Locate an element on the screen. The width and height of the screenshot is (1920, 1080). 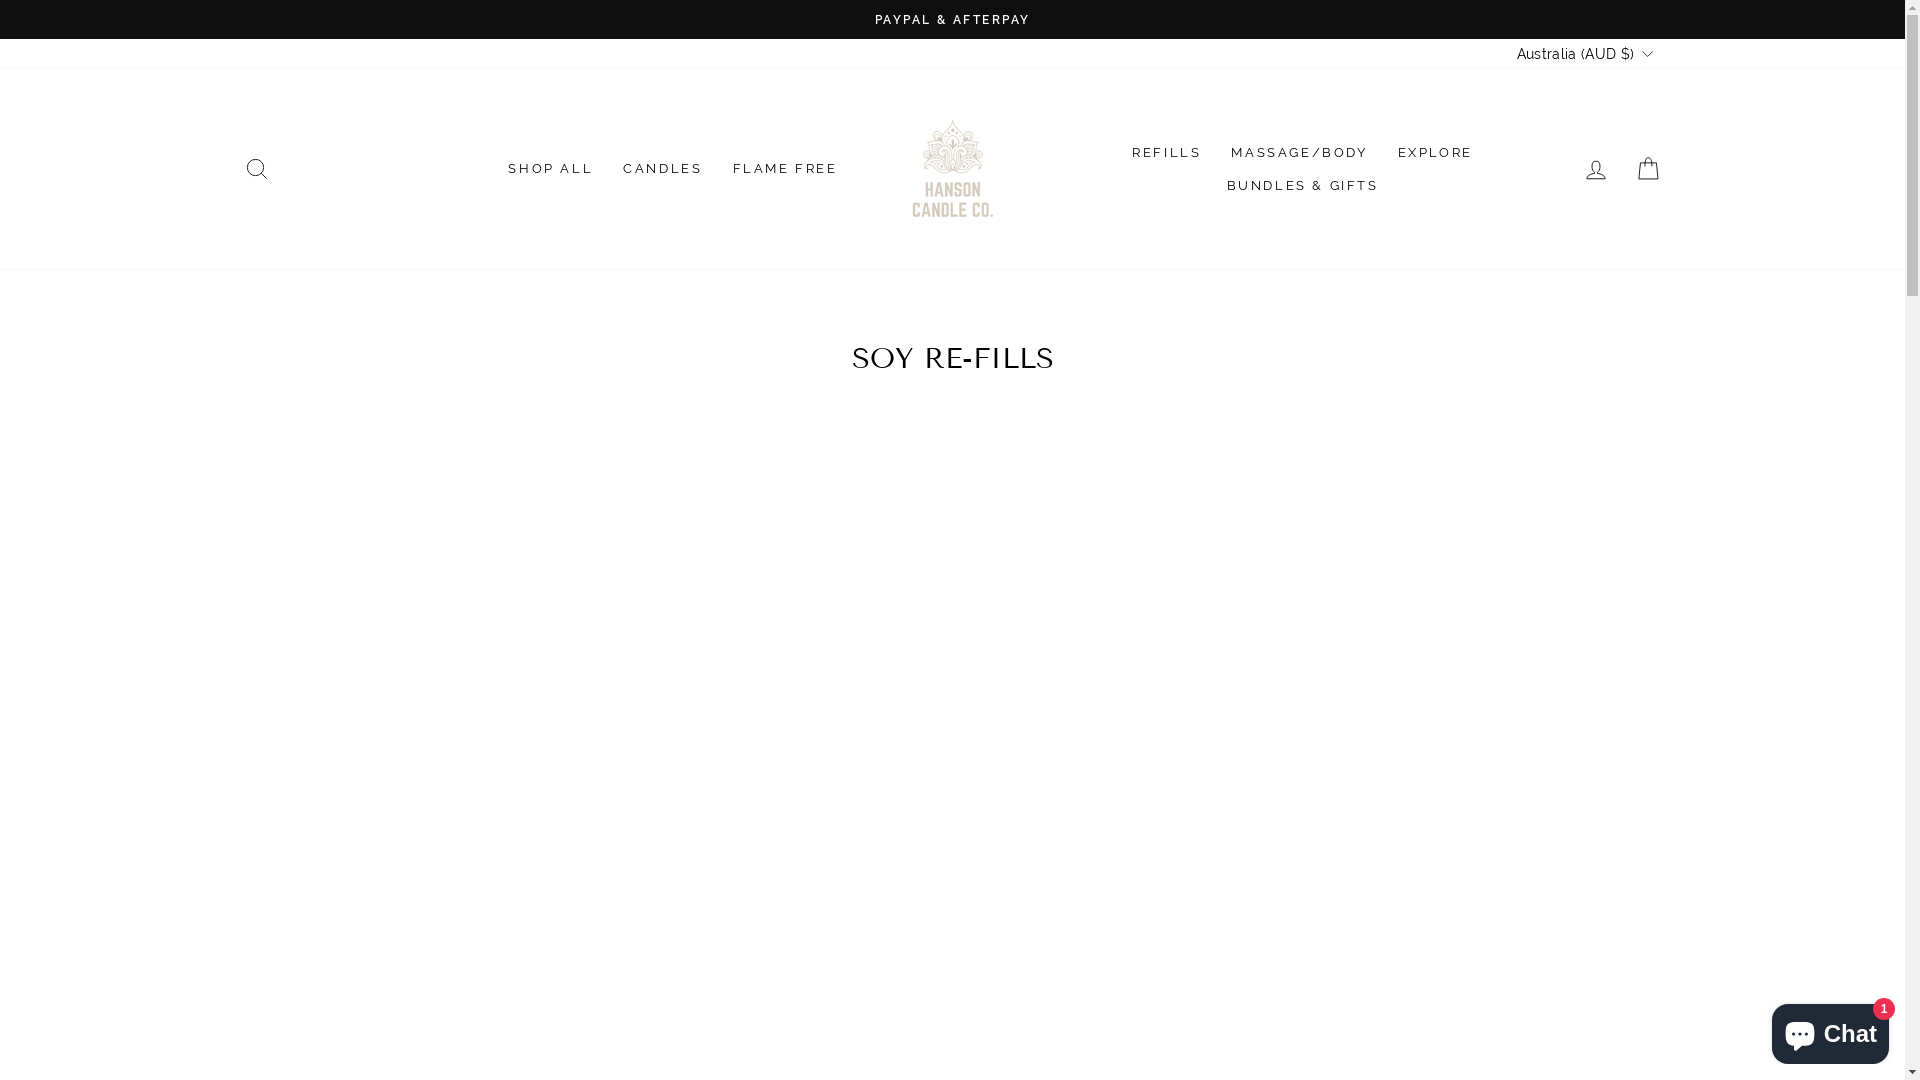
'CART' is located at coordinates (1622, 168).